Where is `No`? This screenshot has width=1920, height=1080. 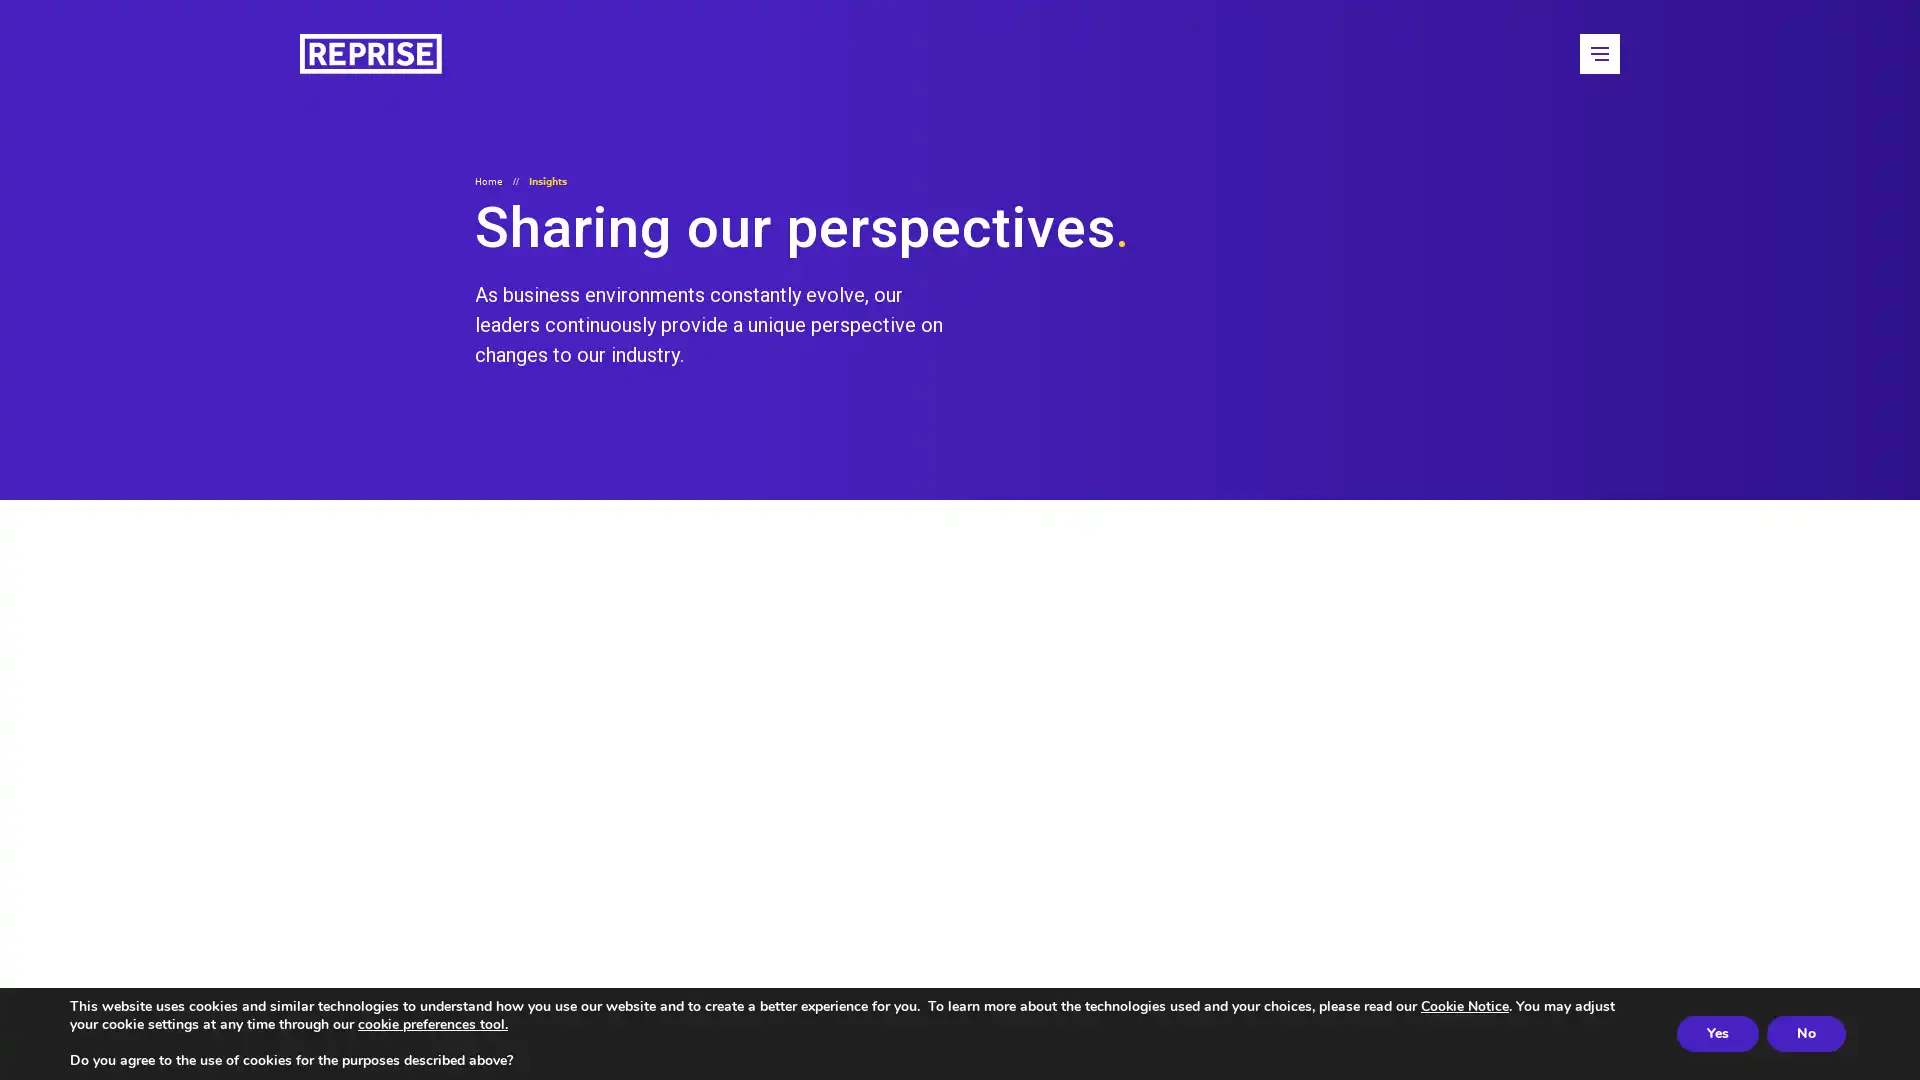
No is located at coordinates (1806, 1033).